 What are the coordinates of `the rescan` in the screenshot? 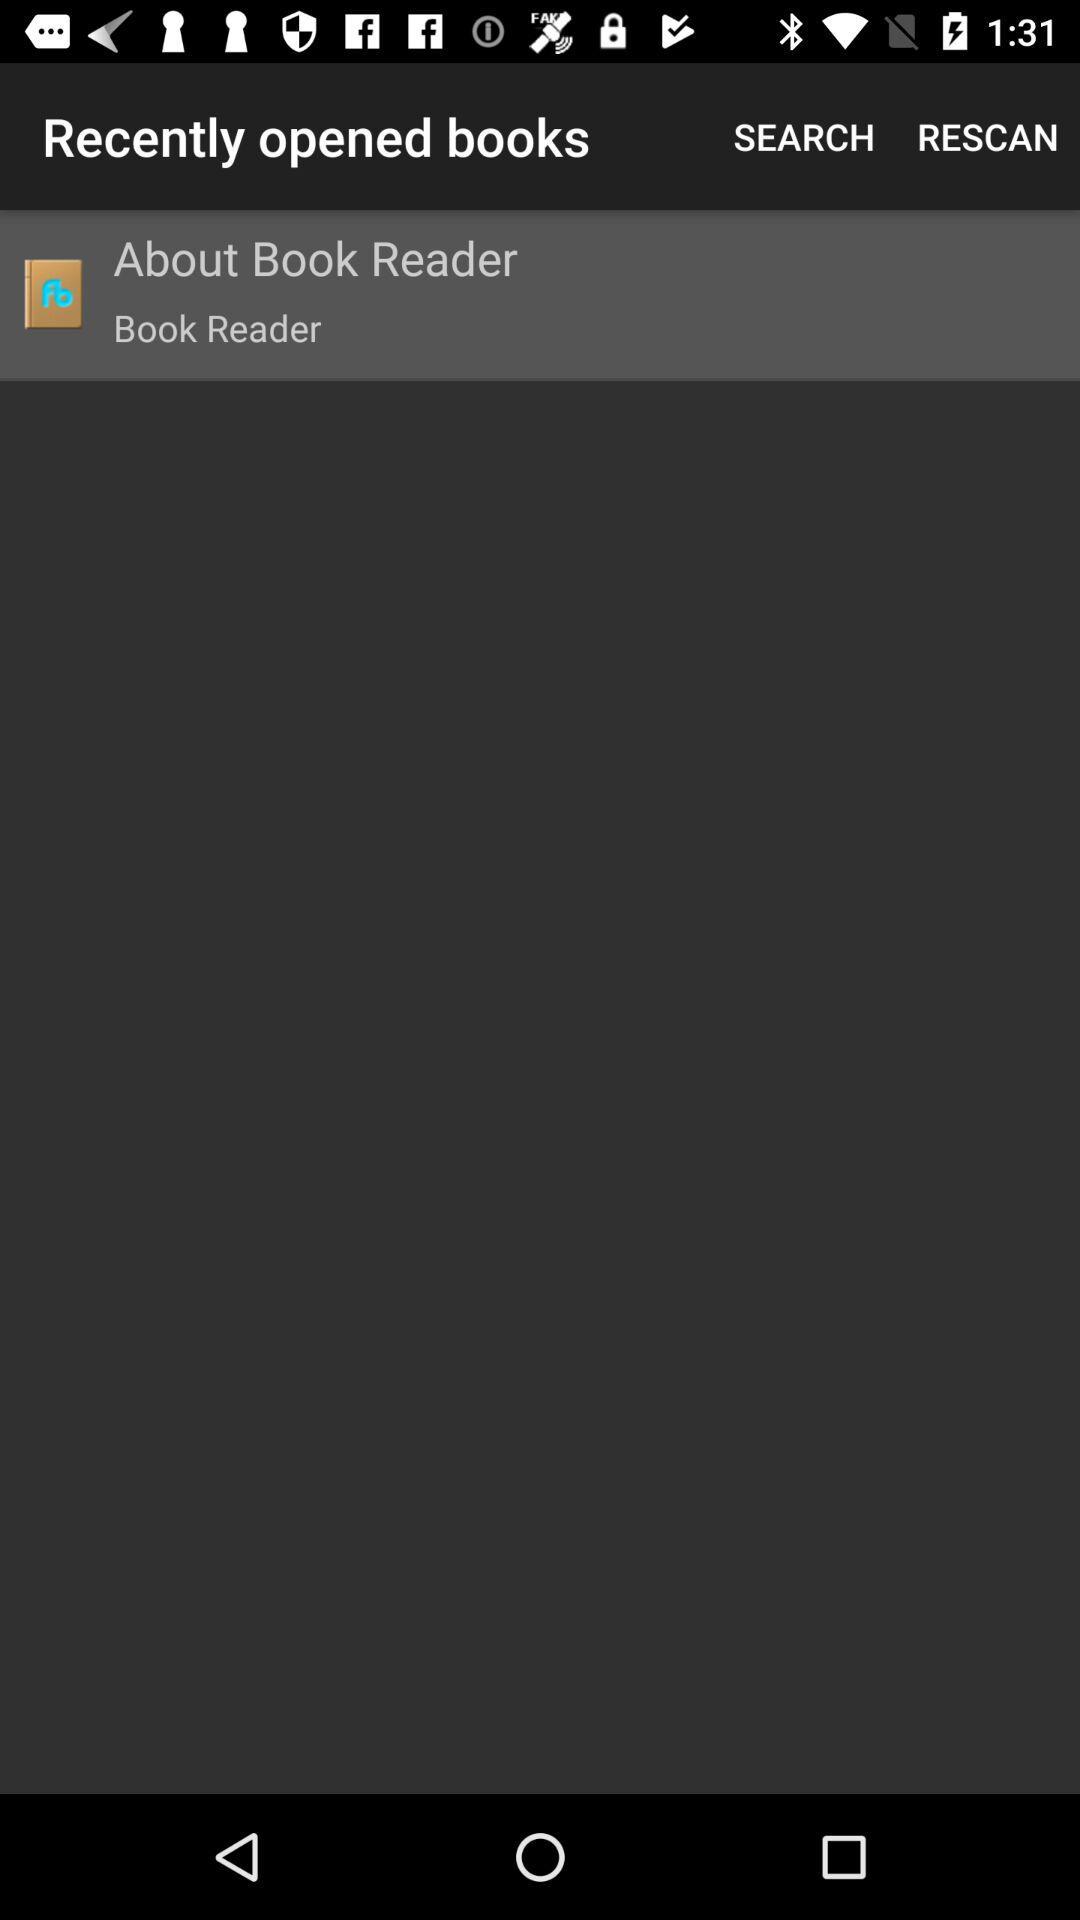 It's located at (987, 135).